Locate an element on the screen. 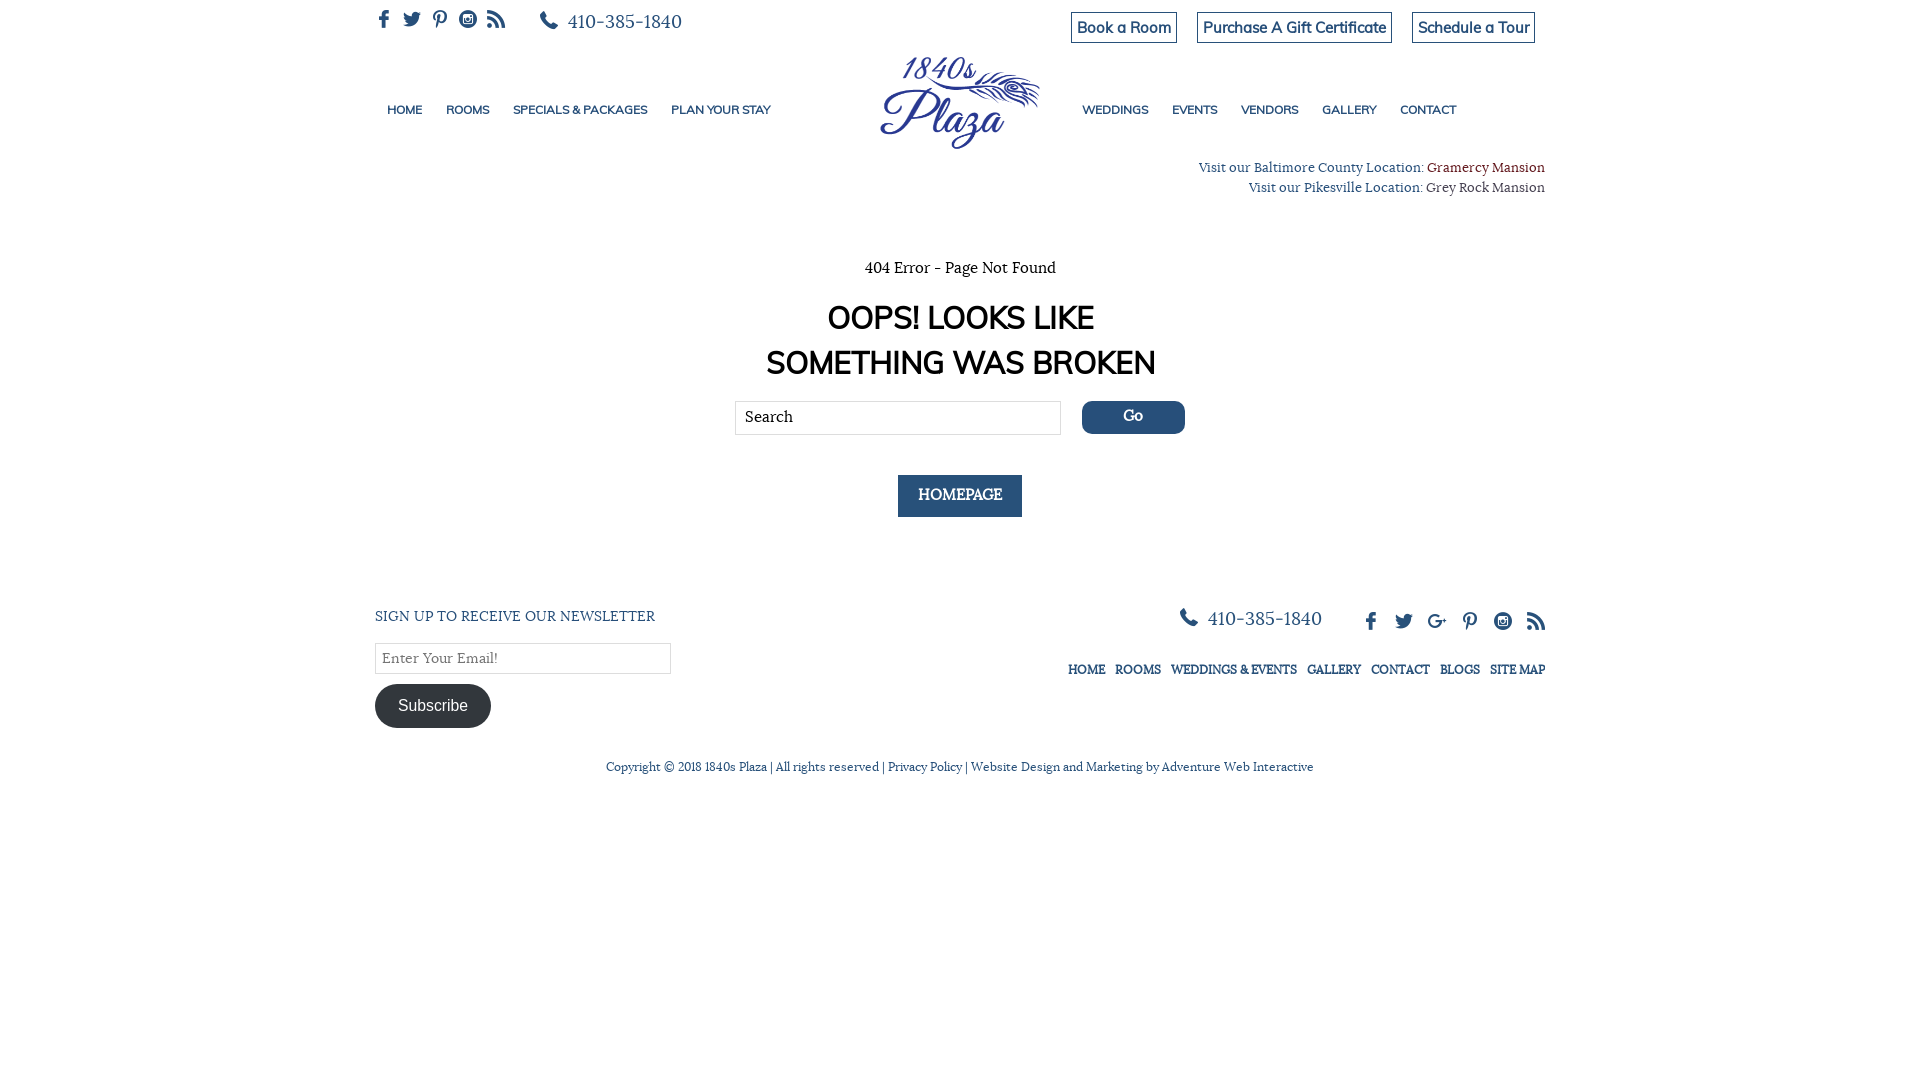 Image resolution: width=1920 pixels, height=1080 pixels. 'BLOGS' is located at coordinates (1459, 670).